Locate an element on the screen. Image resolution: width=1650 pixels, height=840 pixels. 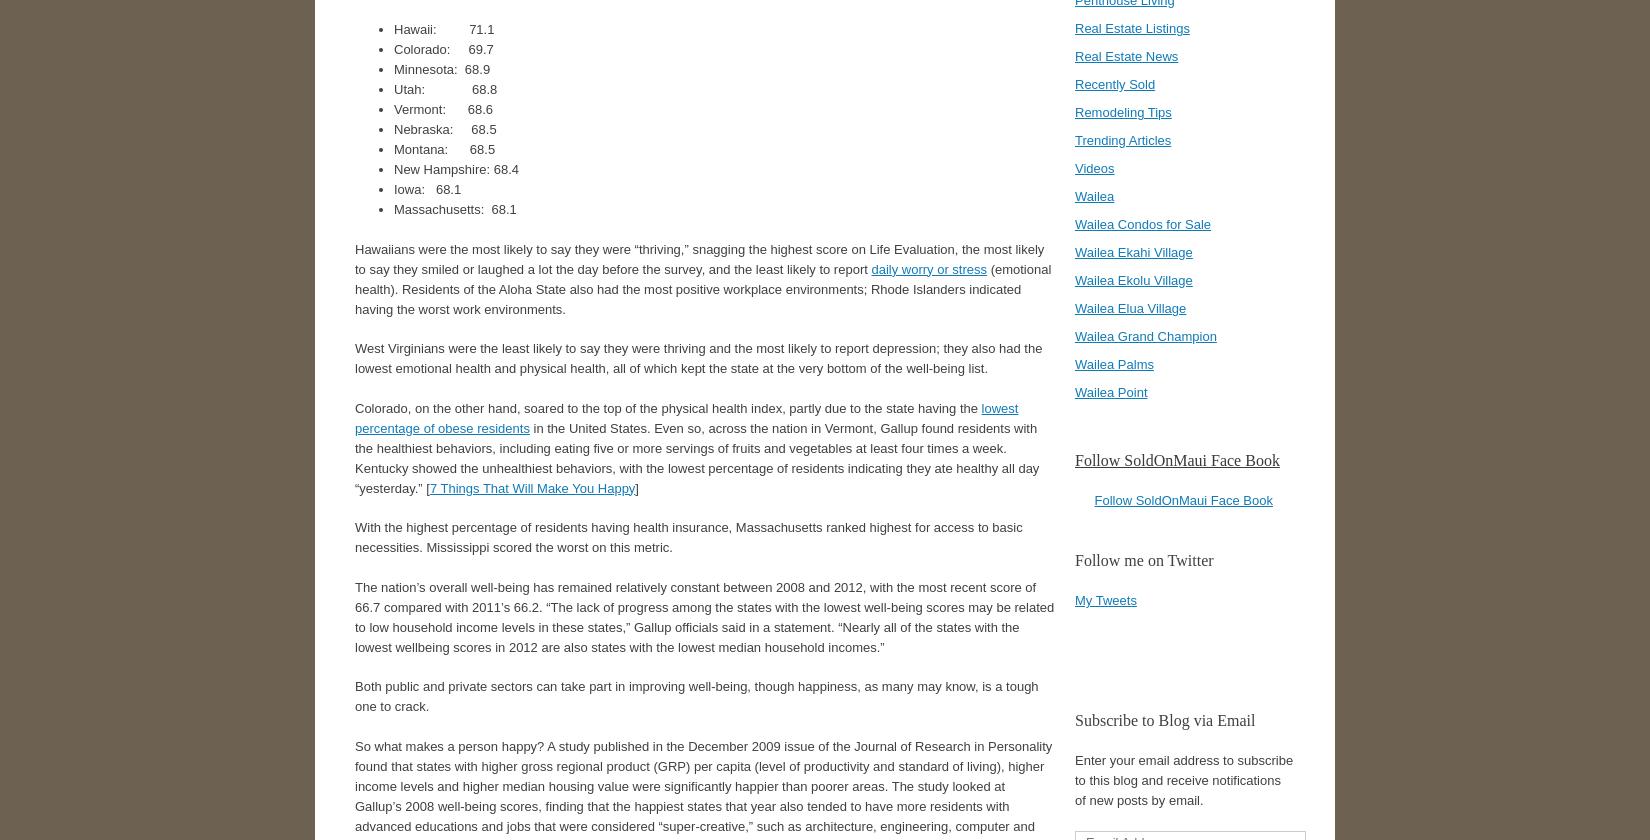
'New Hampshire: 68.4' is located at coordinates (455, 168).